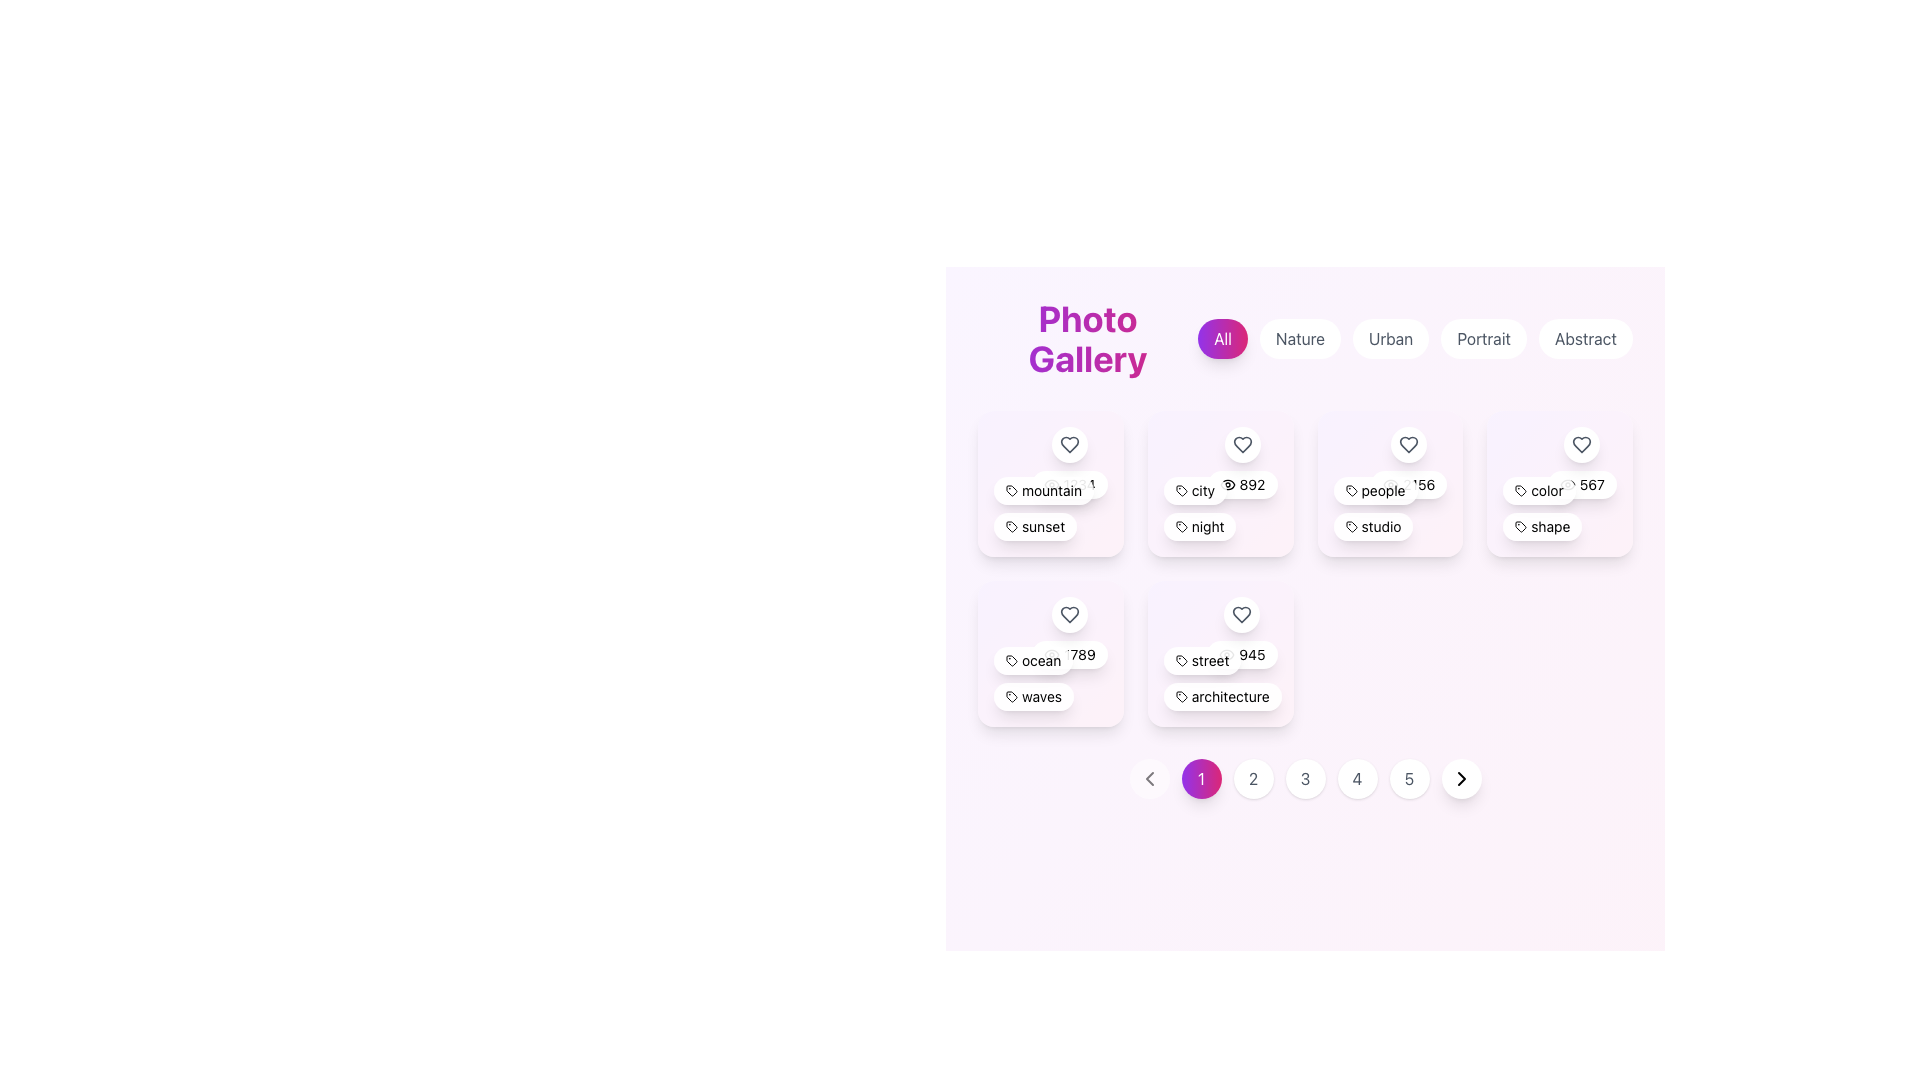 This screenshot has width=1920, height=1080. Describe the element at coordinates (1200, 777) in the screenshot. I see `the circular button labeled '1' located in the bottom navigation bar of the photo gallery` at that location.